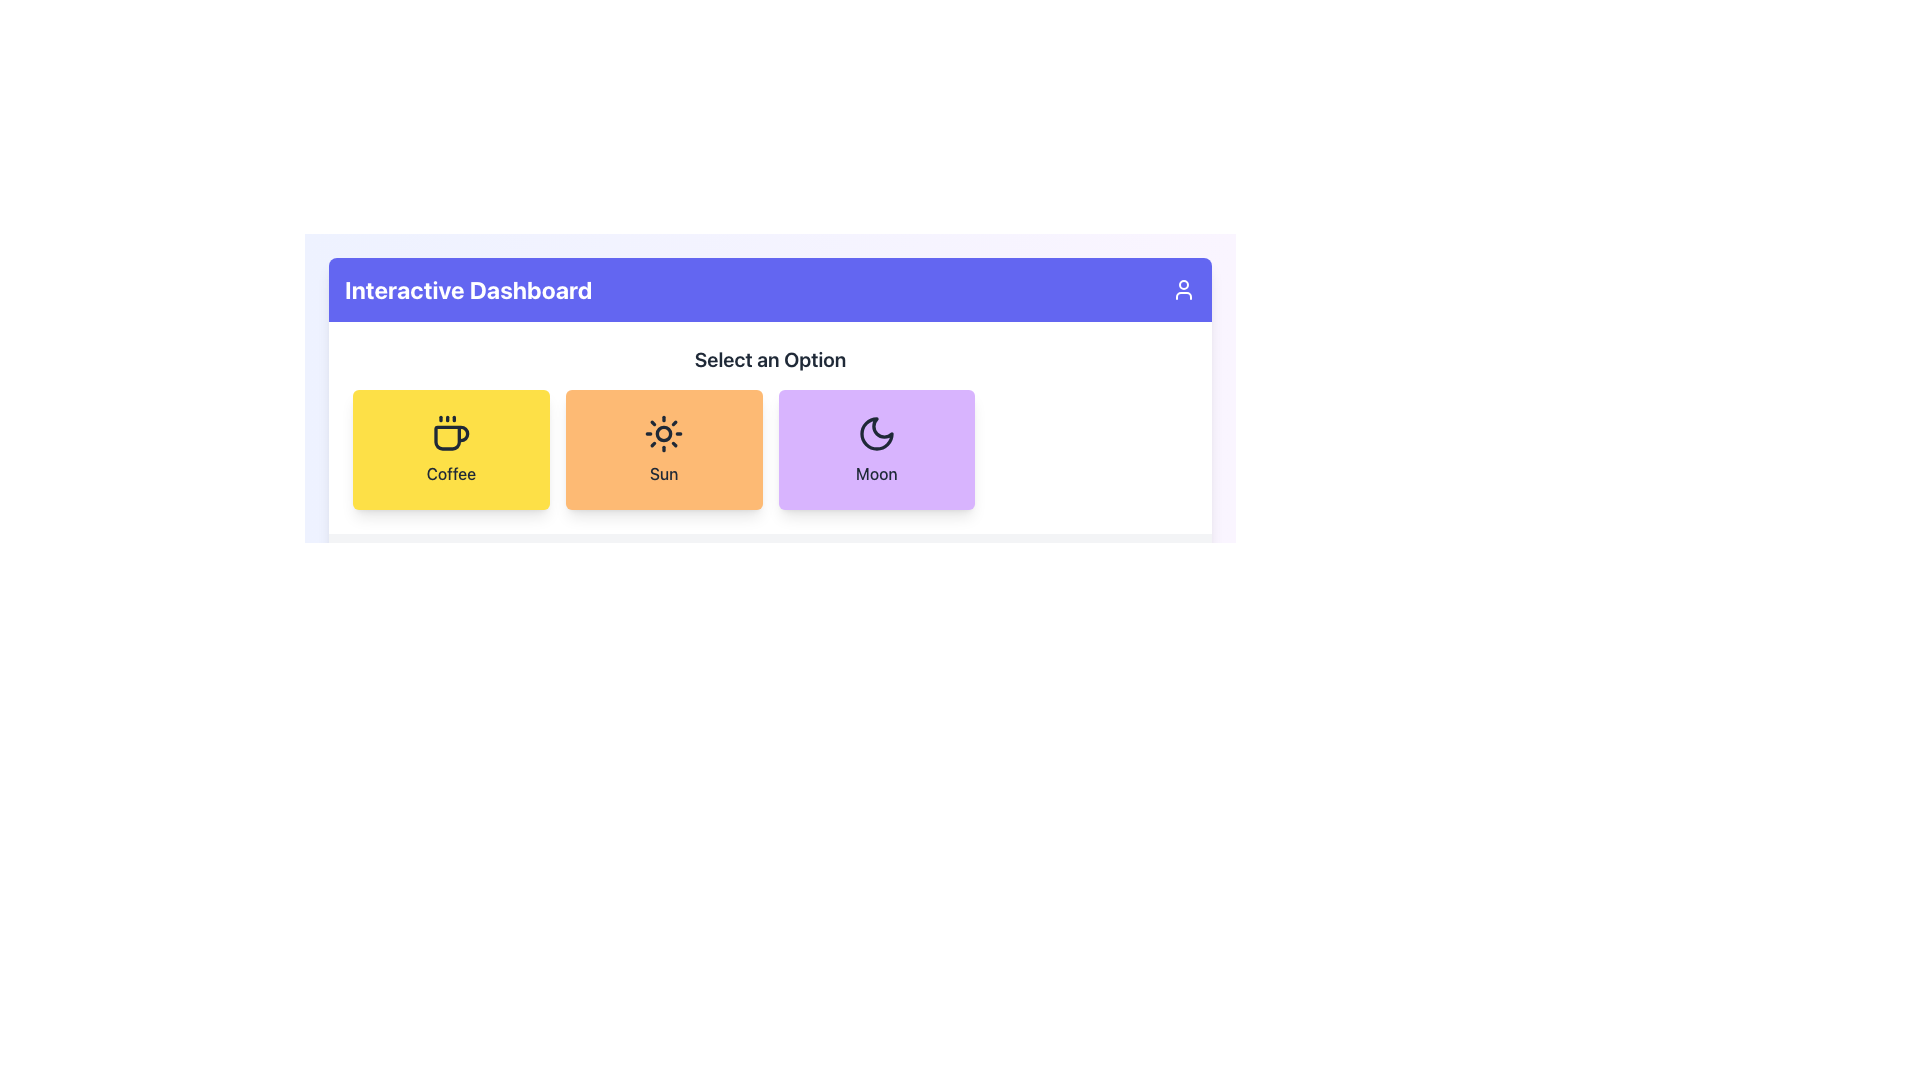 The image size is (1920, 1080). Describe the element at coordinates (876, 433) in the screenshot. I see `the moon icon located within the purple rectangular card, which is the third card in the group below the heading 'Select an Option'. This icon is positioned above the text 'Moon'` at that location.